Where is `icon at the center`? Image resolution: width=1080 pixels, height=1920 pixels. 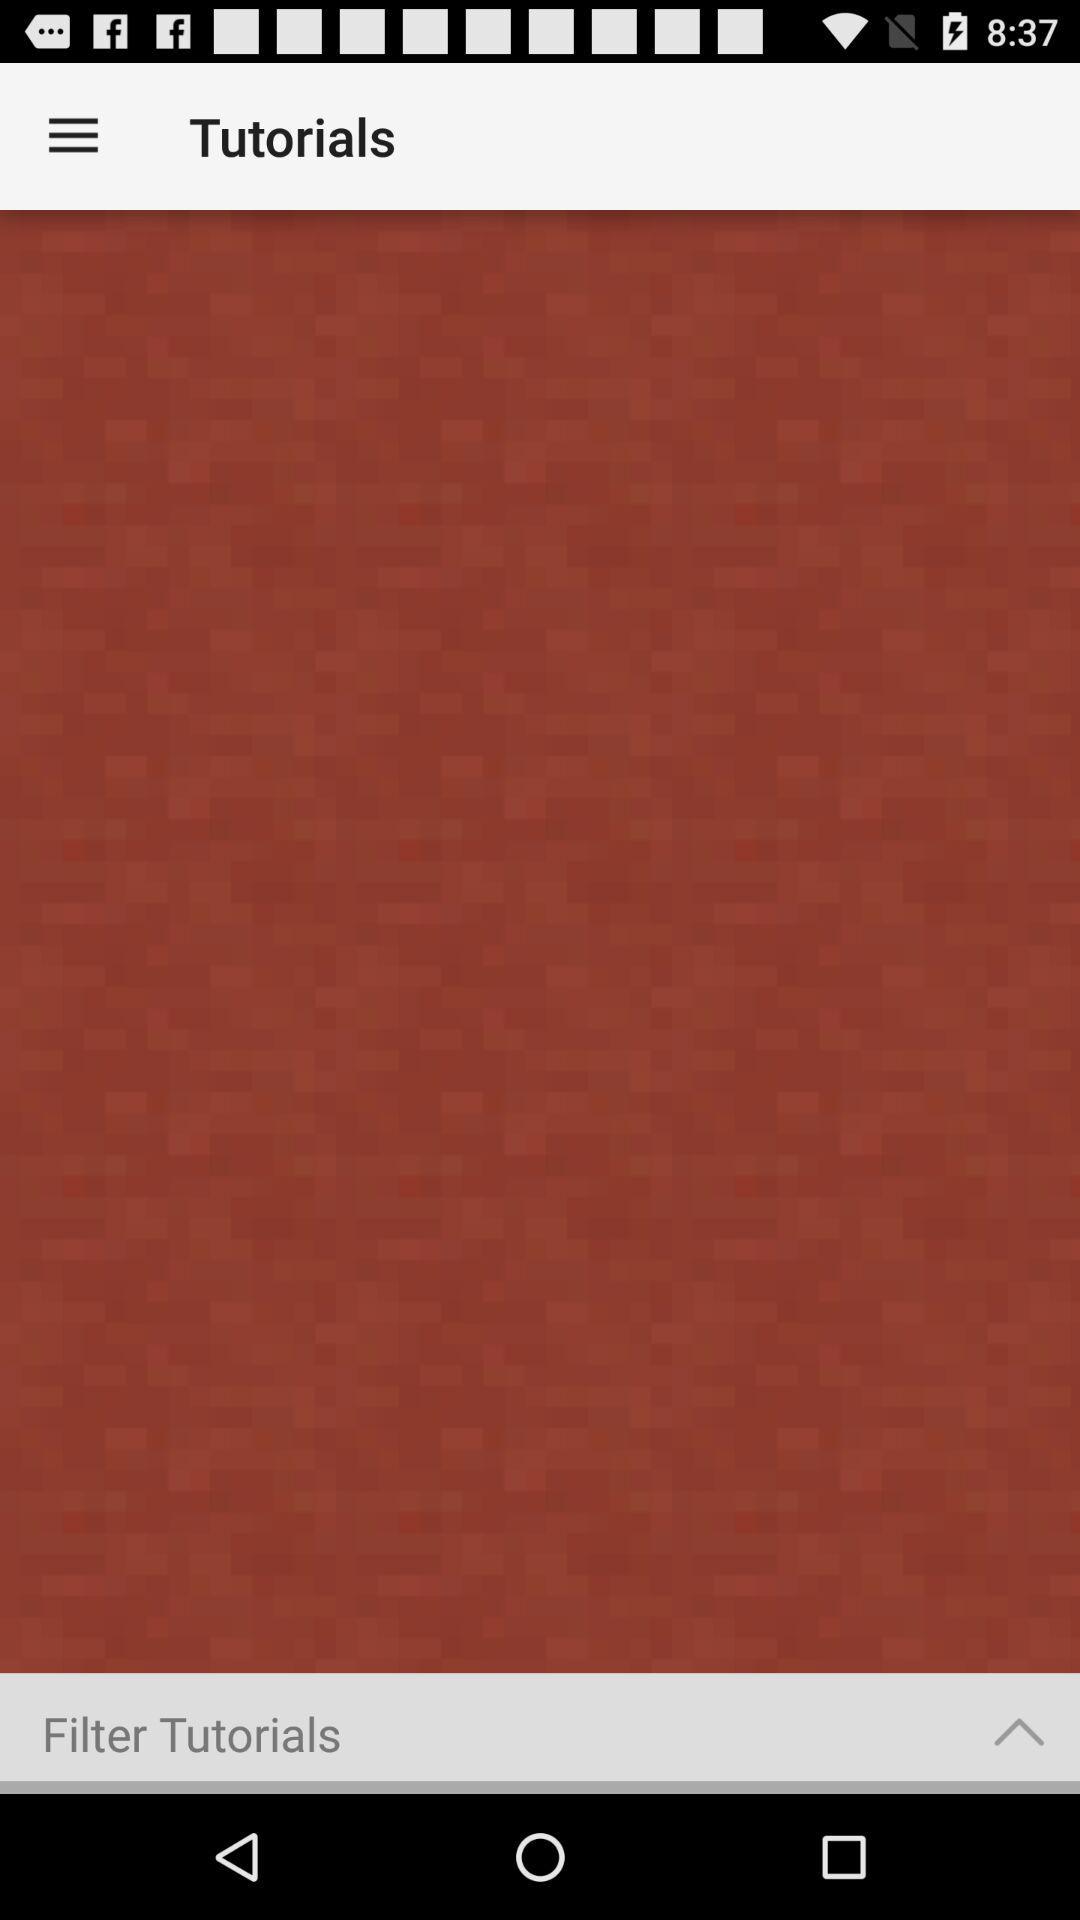
icon at the center is located at coordinates (540, 940).